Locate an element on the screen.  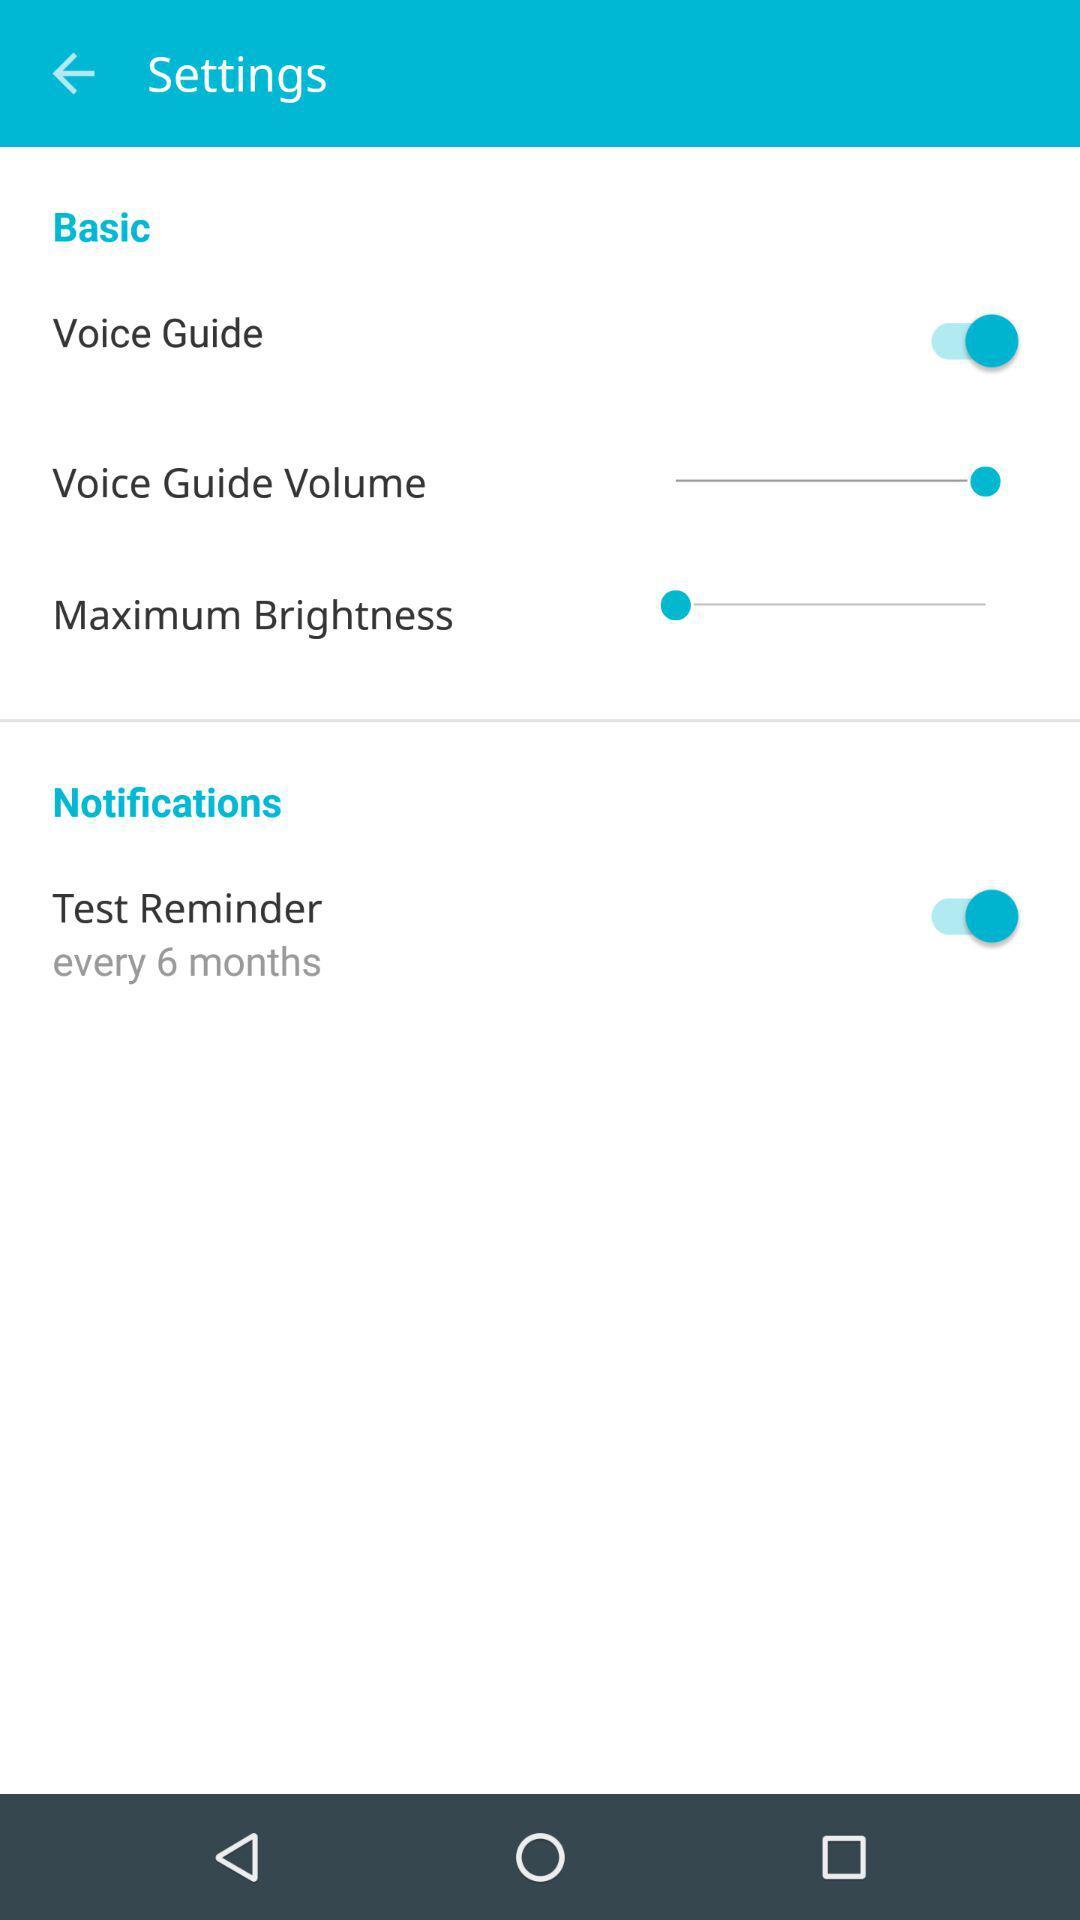
the icon next to the test reminder item is located at coordinates (964, 915).